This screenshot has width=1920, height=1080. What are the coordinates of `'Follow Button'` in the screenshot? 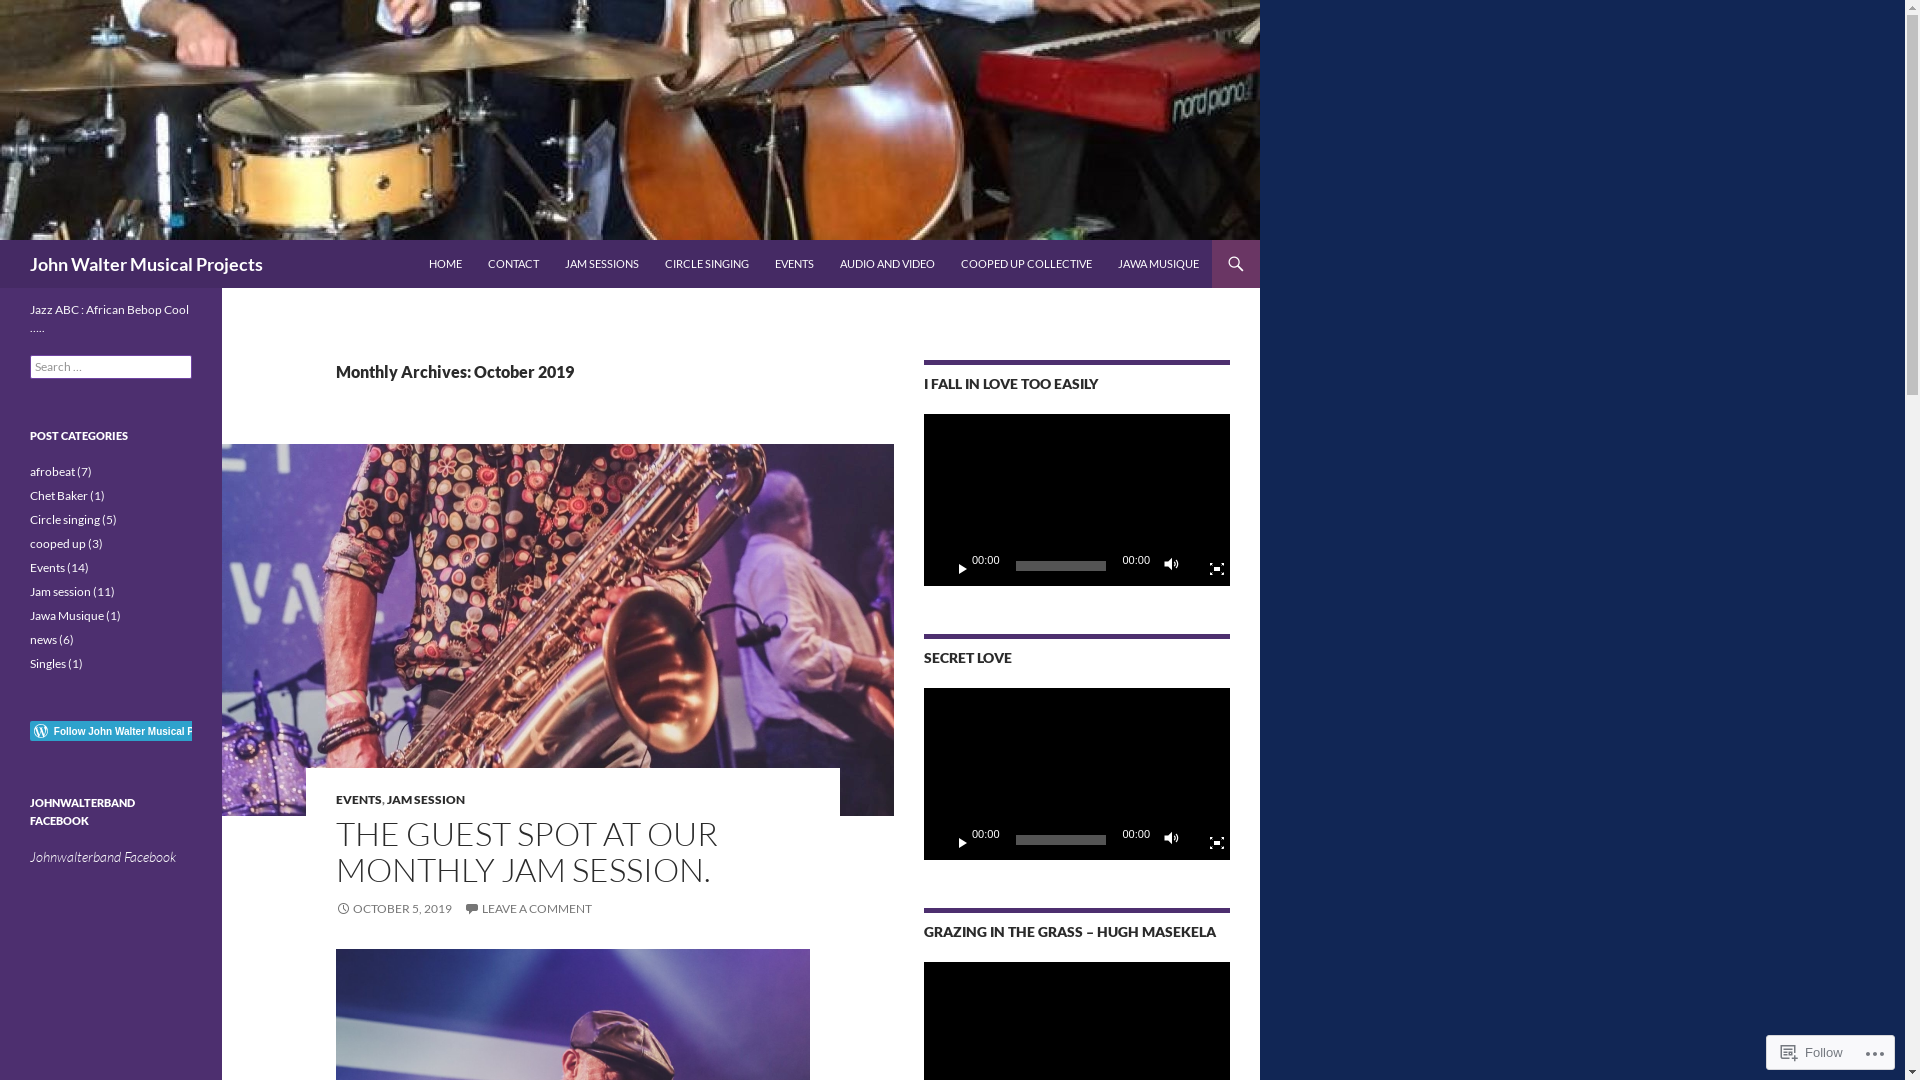 It's located at (109, 731).